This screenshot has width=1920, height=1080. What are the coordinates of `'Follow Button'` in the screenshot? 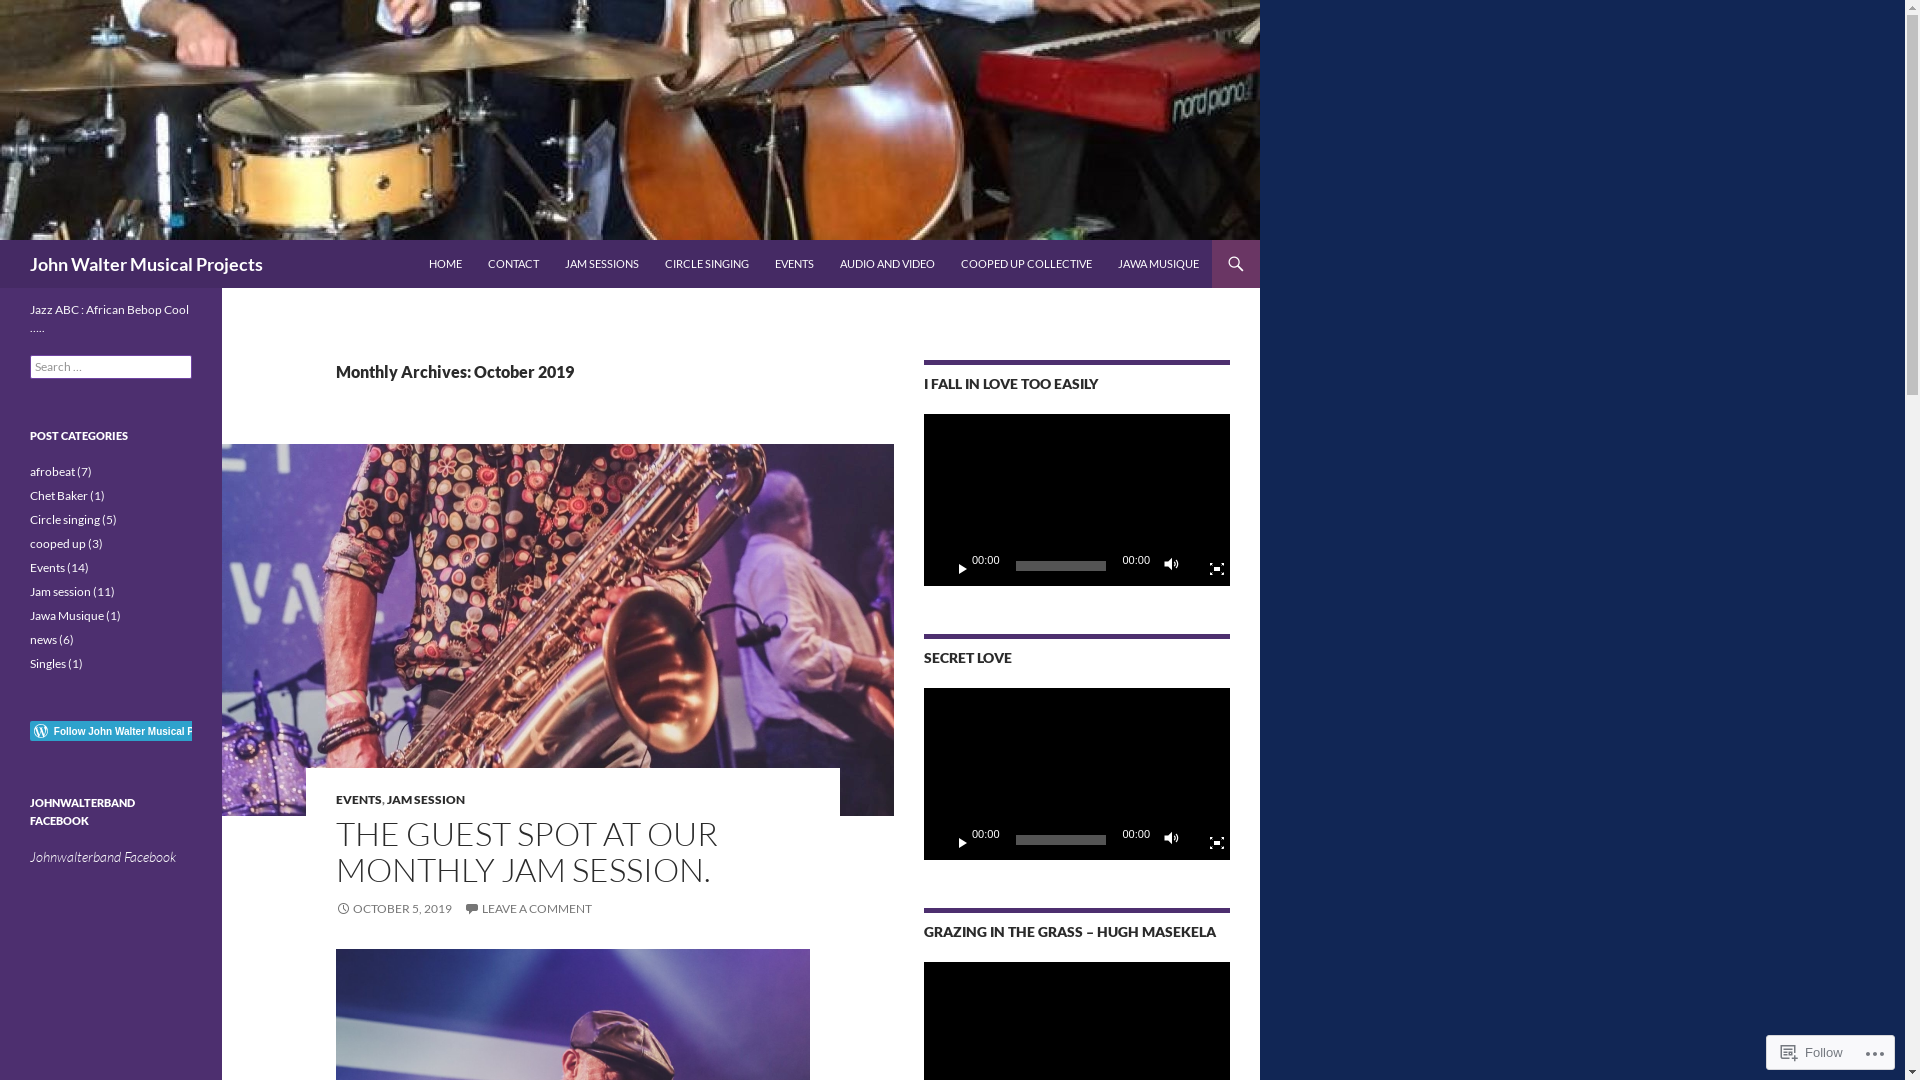 It's located at (109, 731).